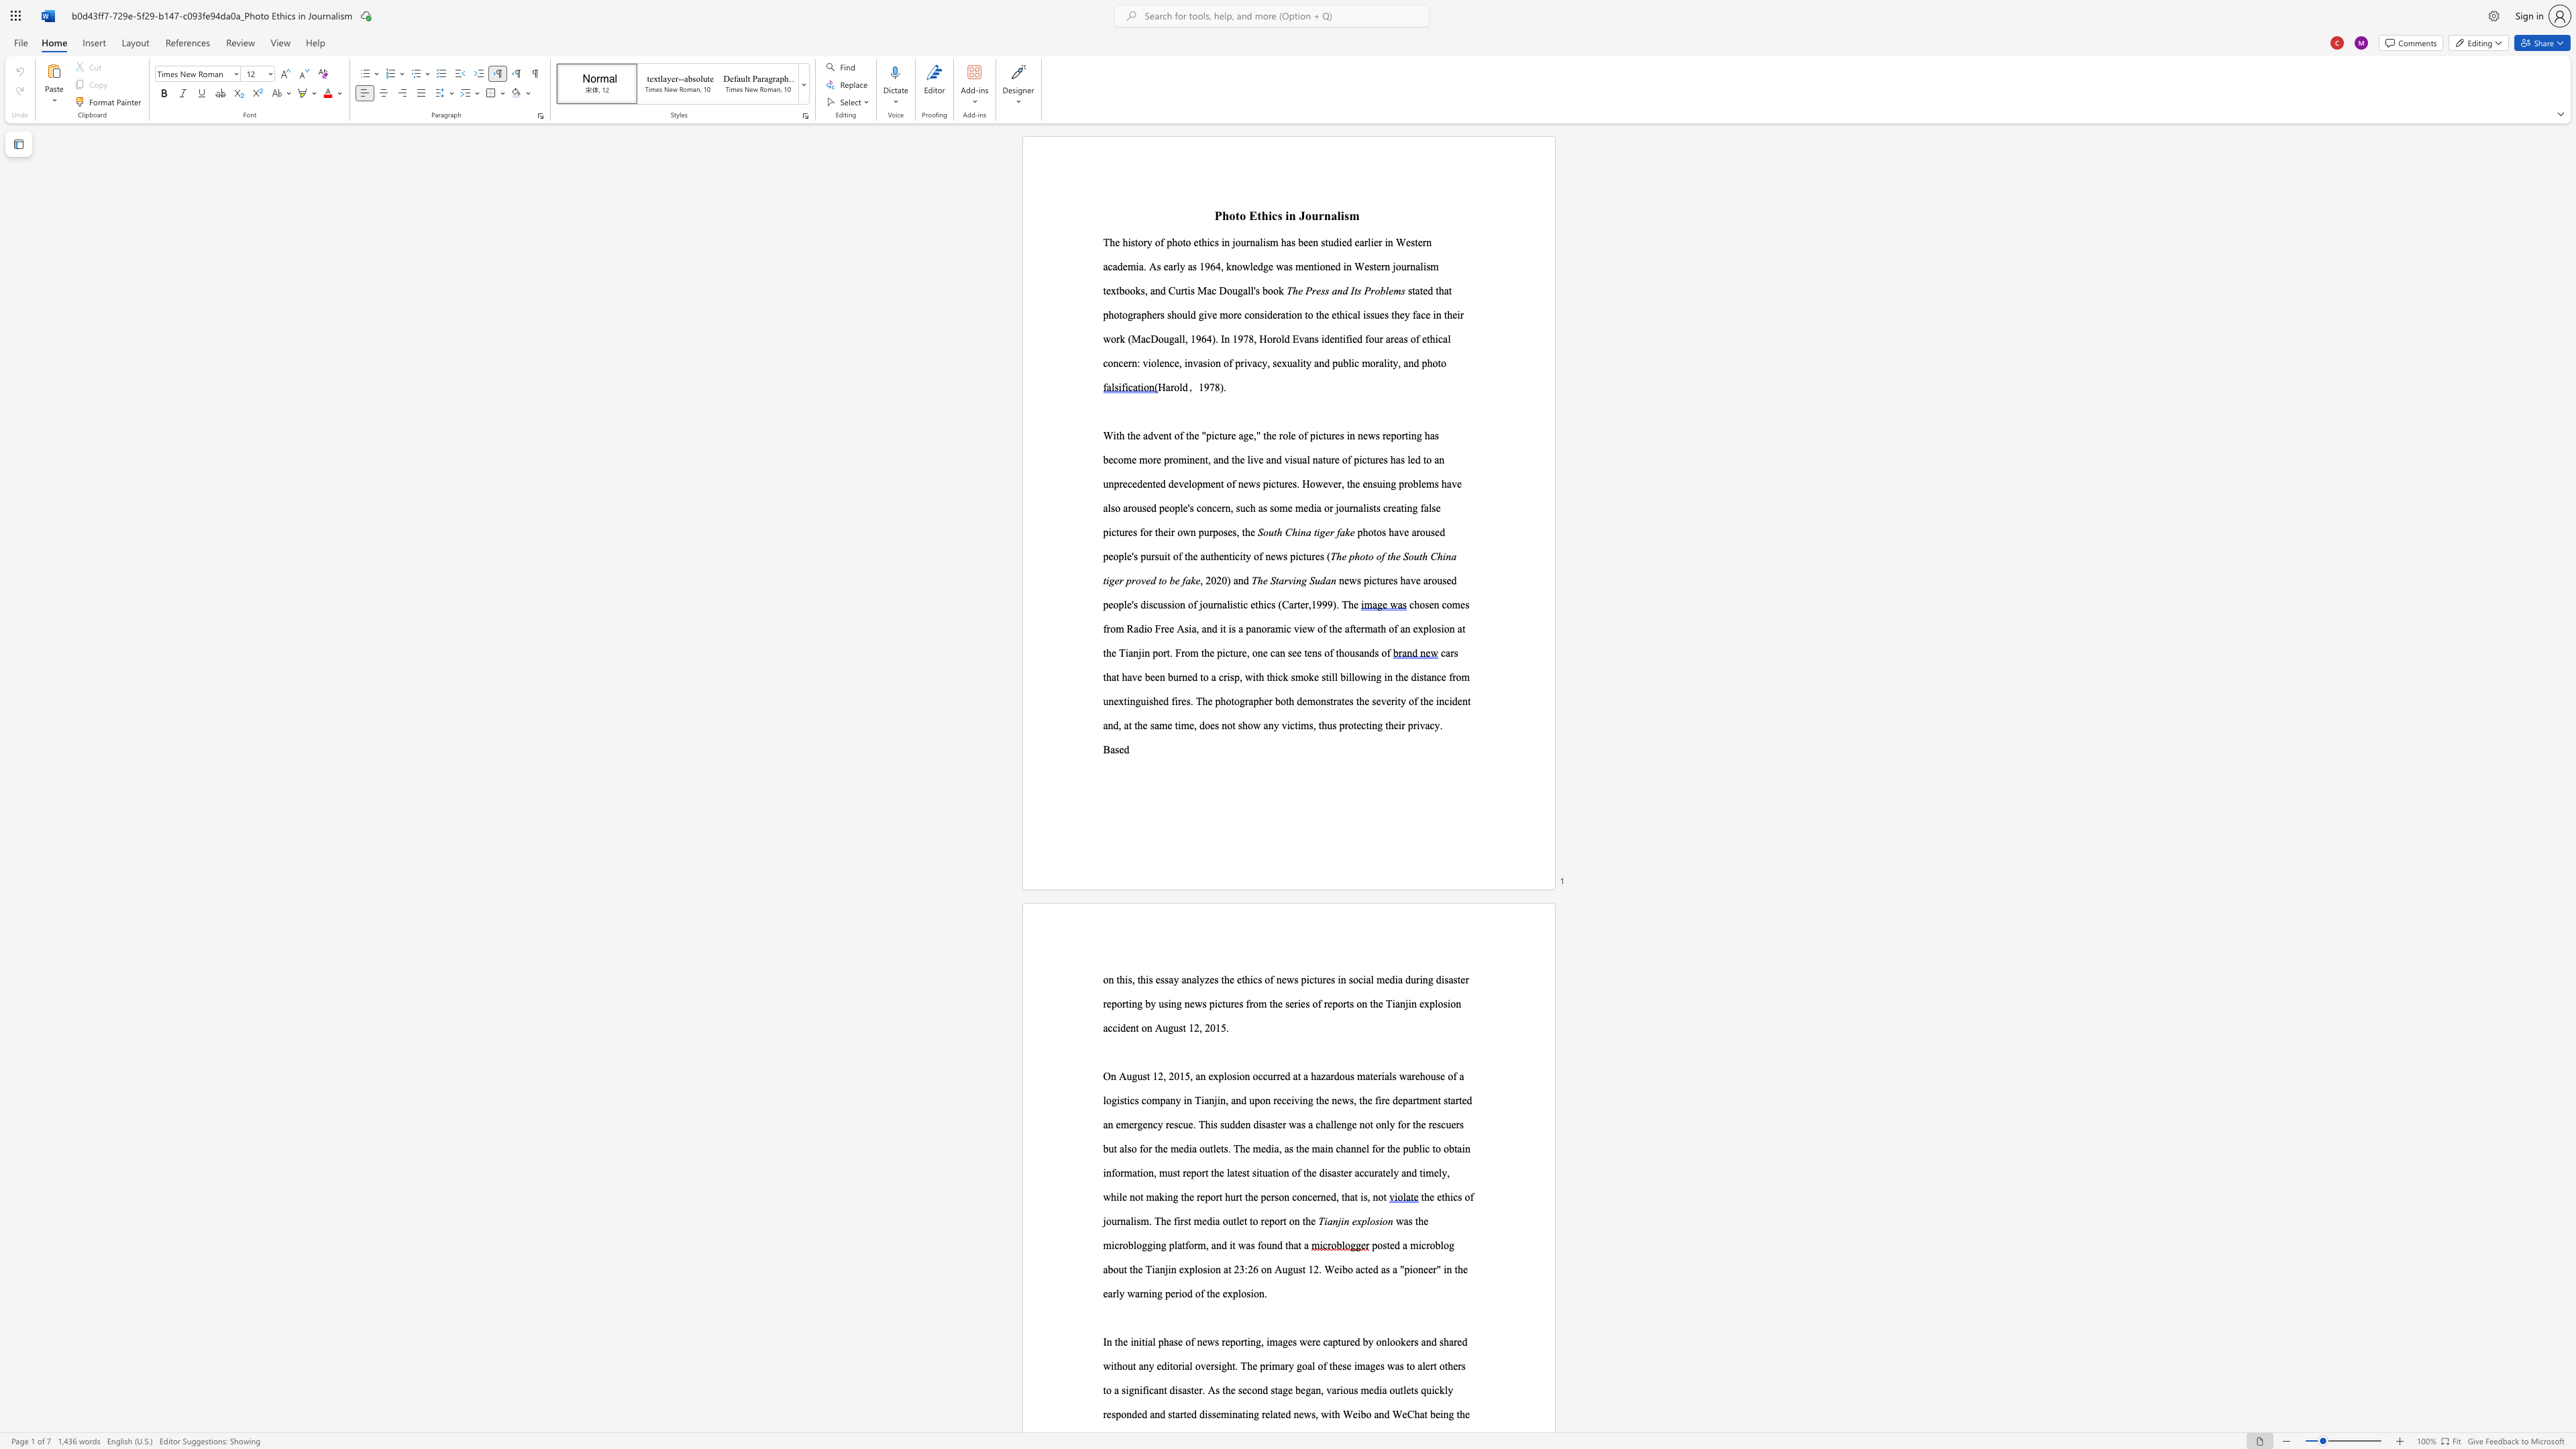 Image resolution: width=2576 pixels, height=1449 pixels. I want to click on the 1th character ")" in the text, so click(1228, 580).